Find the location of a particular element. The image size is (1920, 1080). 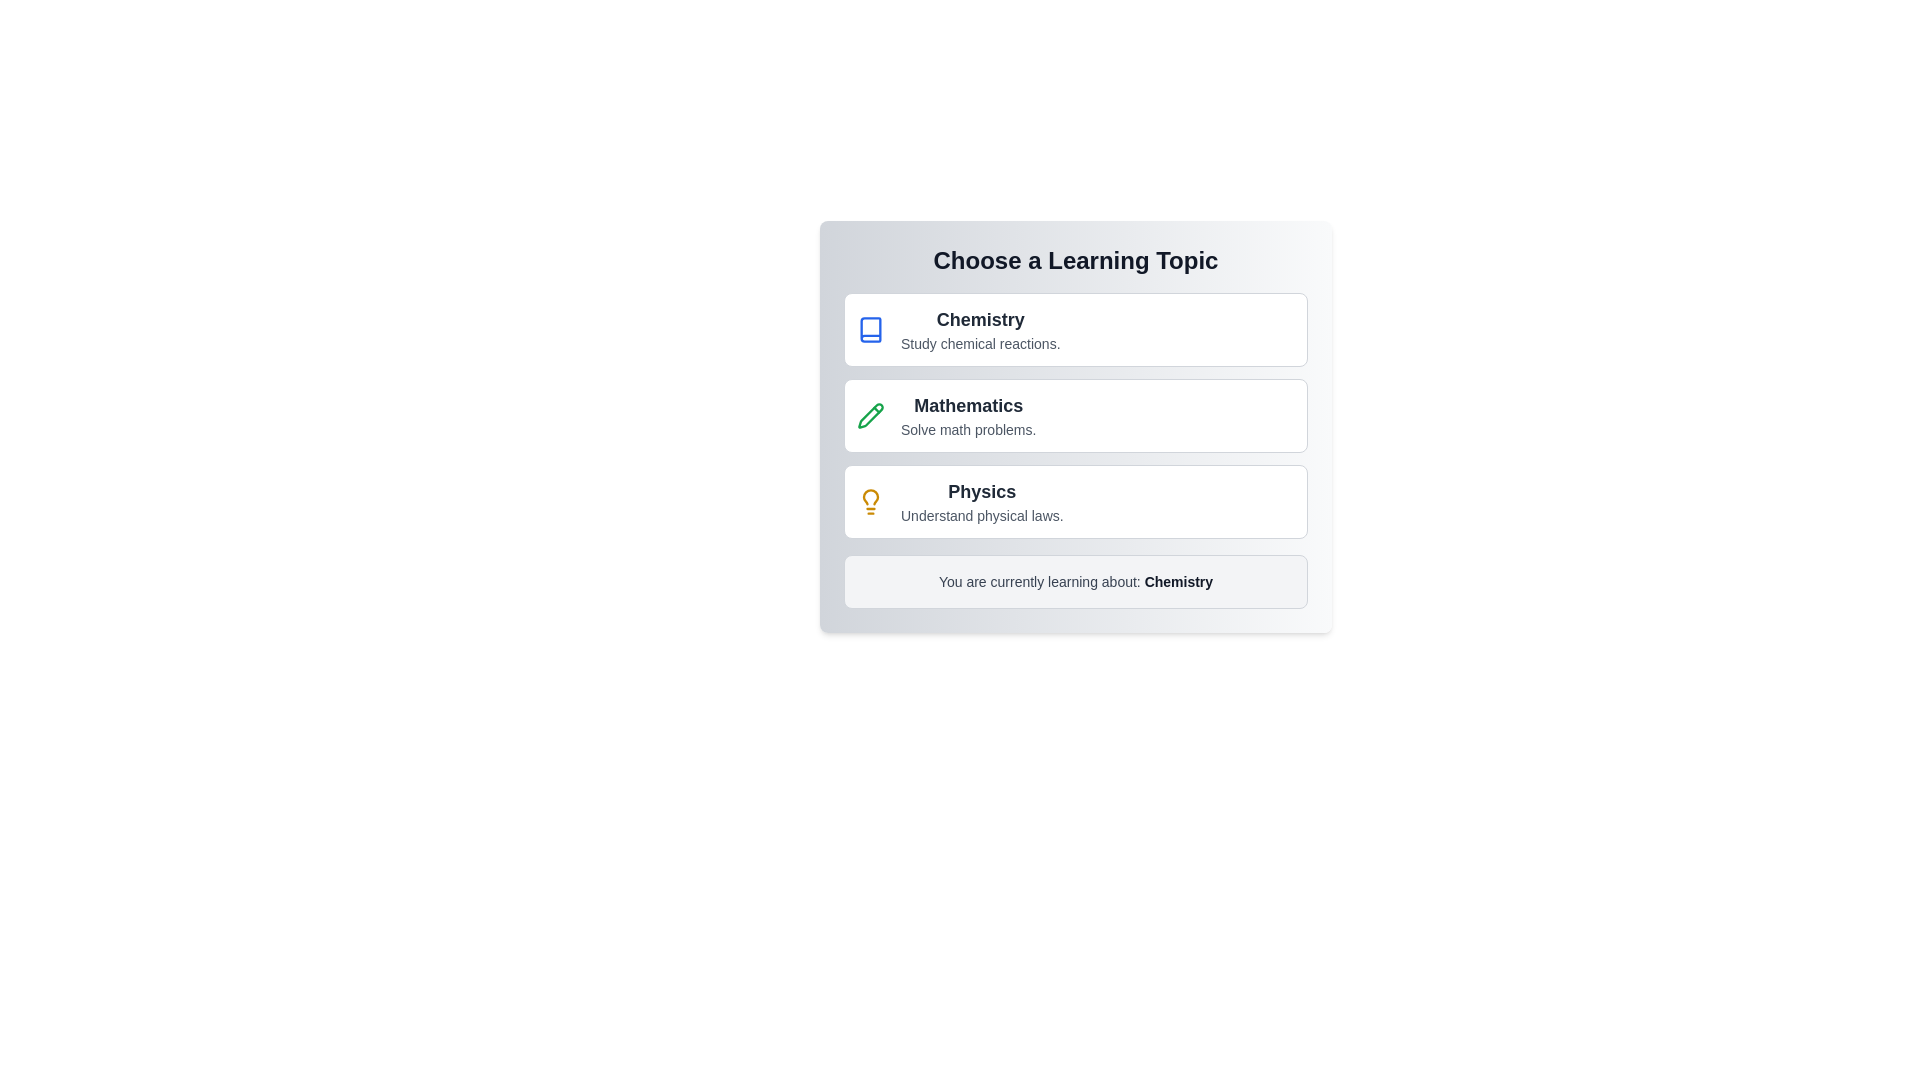

the second item in the vertically arranged list of learning topics is located at coordinates (1074, 415).